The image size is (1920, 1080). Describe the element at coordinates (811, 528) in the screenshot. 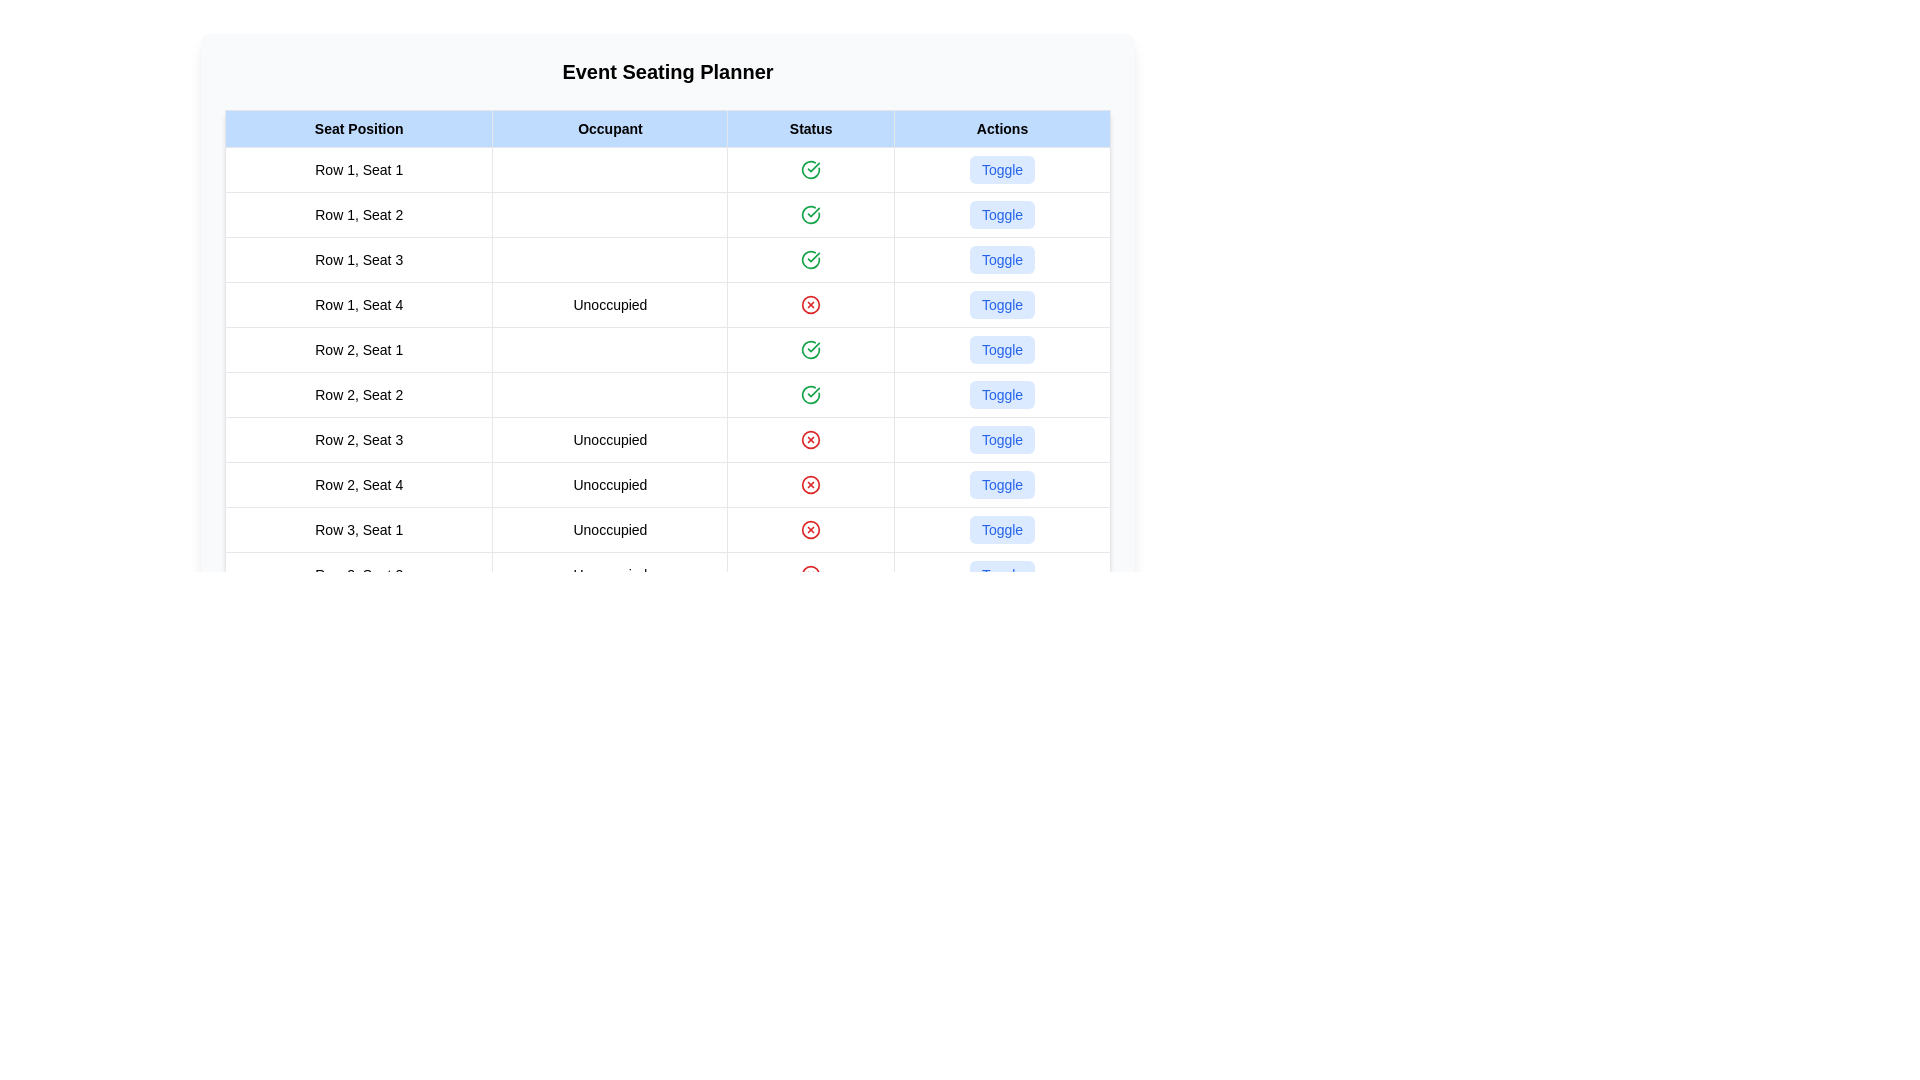

I see `the circular icon with a red border and a red 'X' symbol located in the 'Status' column of the table for 'Row 3, Seat 1', indicating a negative action` at that location.